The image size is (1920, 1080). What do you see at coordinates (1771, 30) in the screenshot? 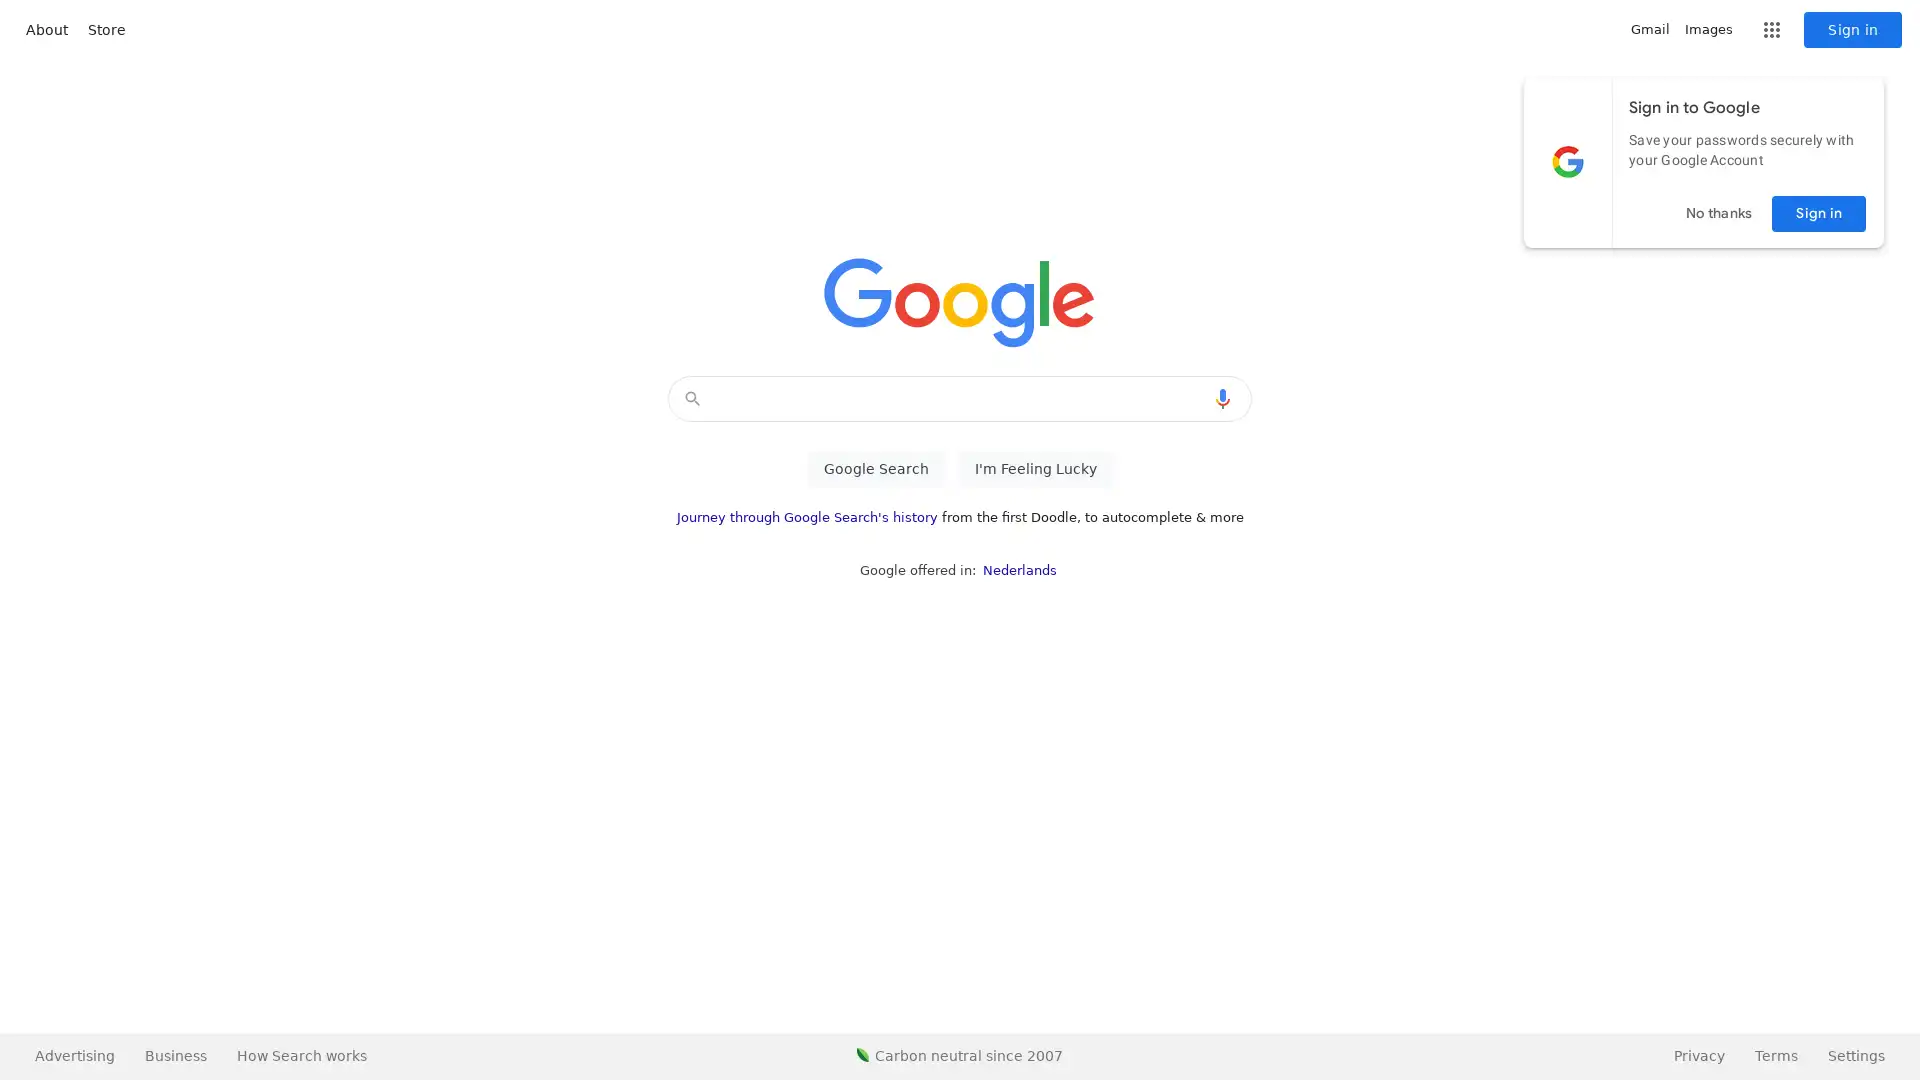
I see `Google apps` at bounding box center [1771, 30].